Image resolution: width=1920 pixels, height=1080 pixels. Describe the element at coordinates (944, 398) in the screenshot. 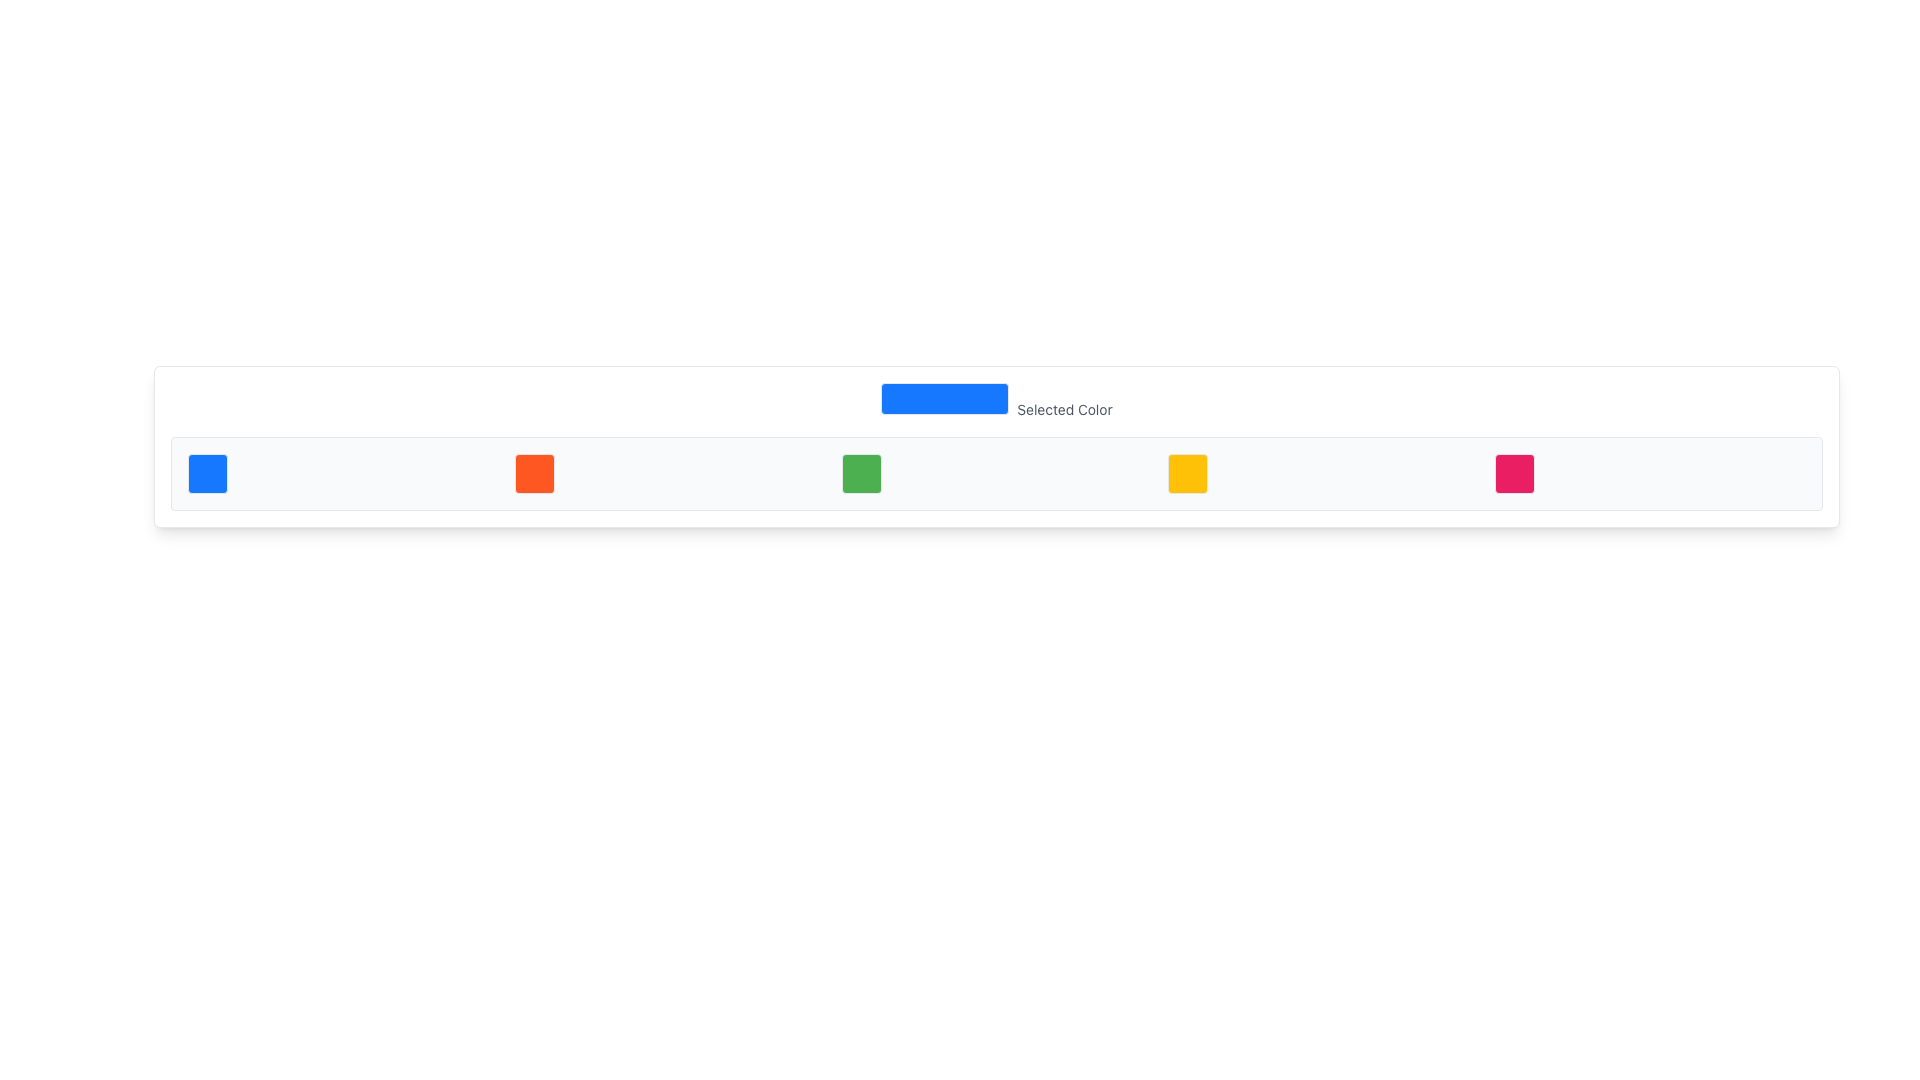

I see `the appearance of the visual indicator representing the currently selected color, located to the left of the 'Selected Color' text label` at that location.